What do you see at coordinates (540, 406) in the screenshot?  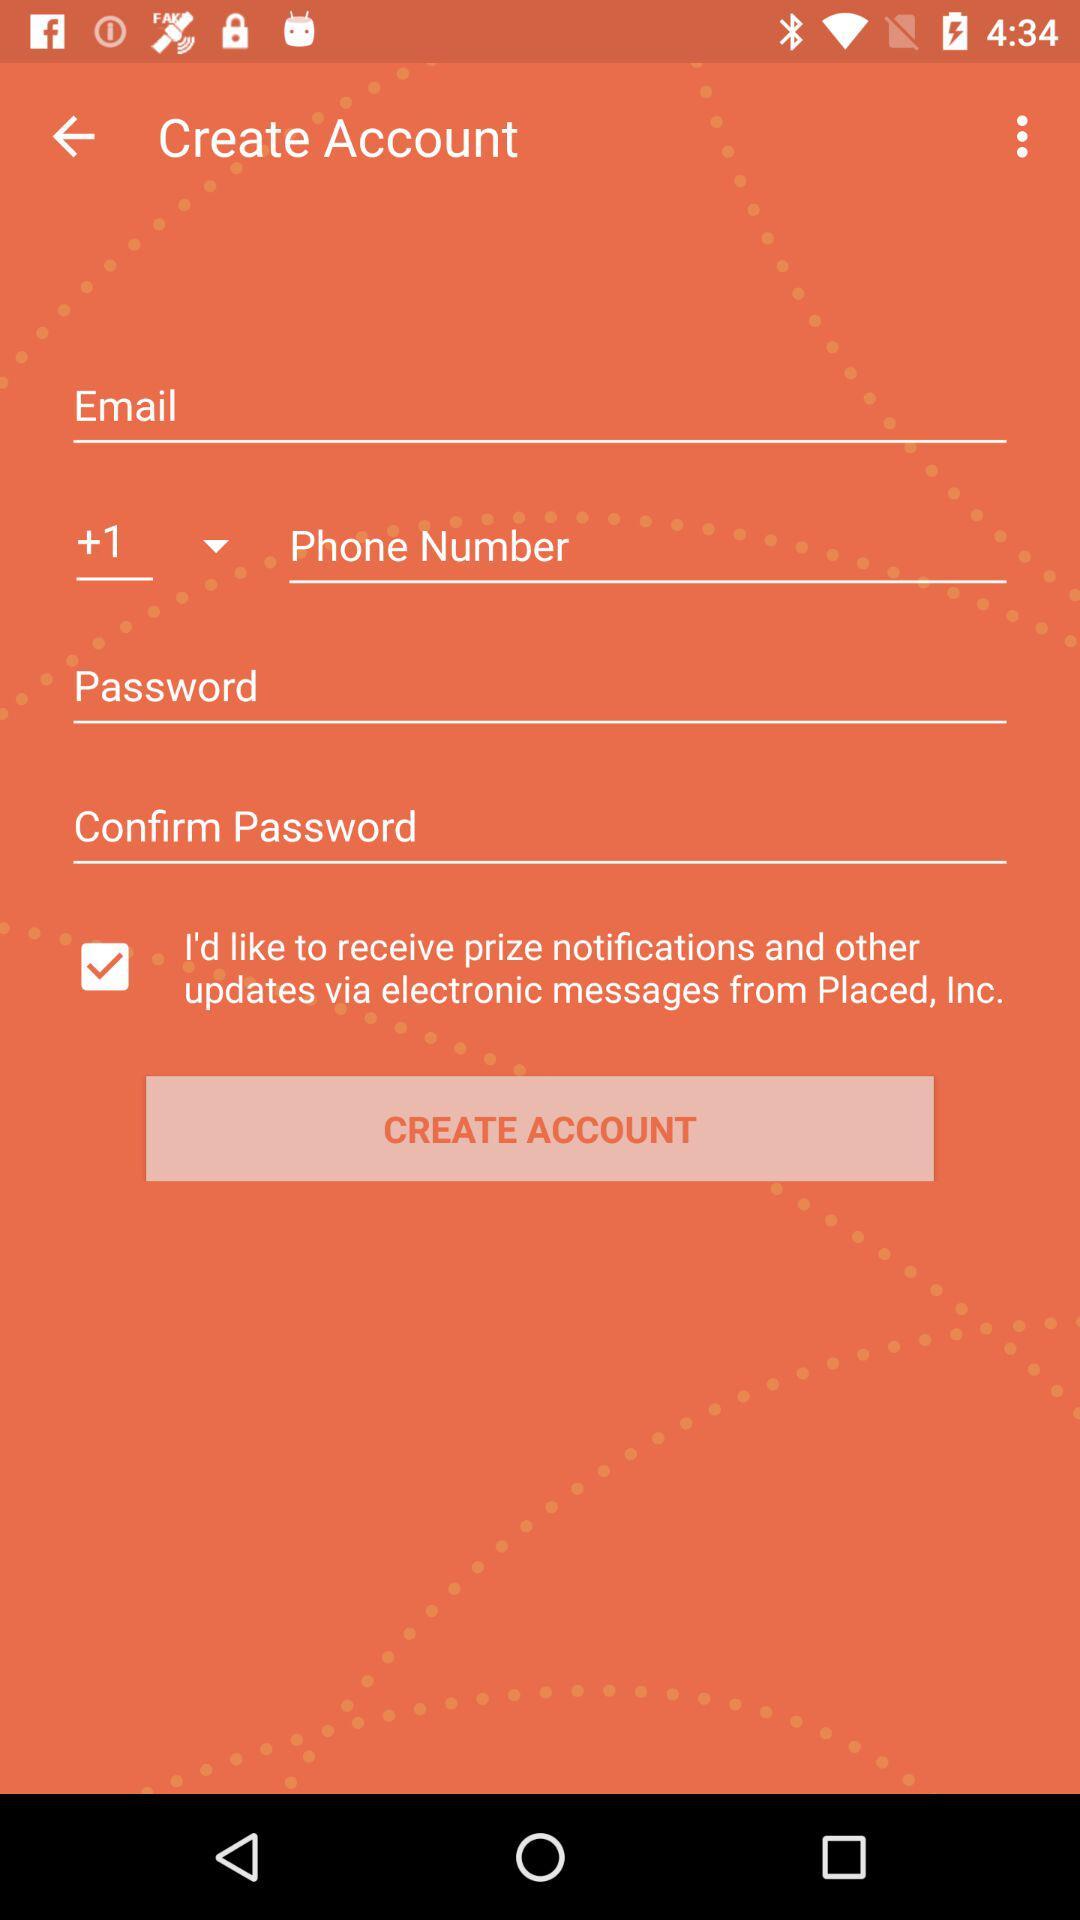 I see `insert email` at bounding box center [540, 406].